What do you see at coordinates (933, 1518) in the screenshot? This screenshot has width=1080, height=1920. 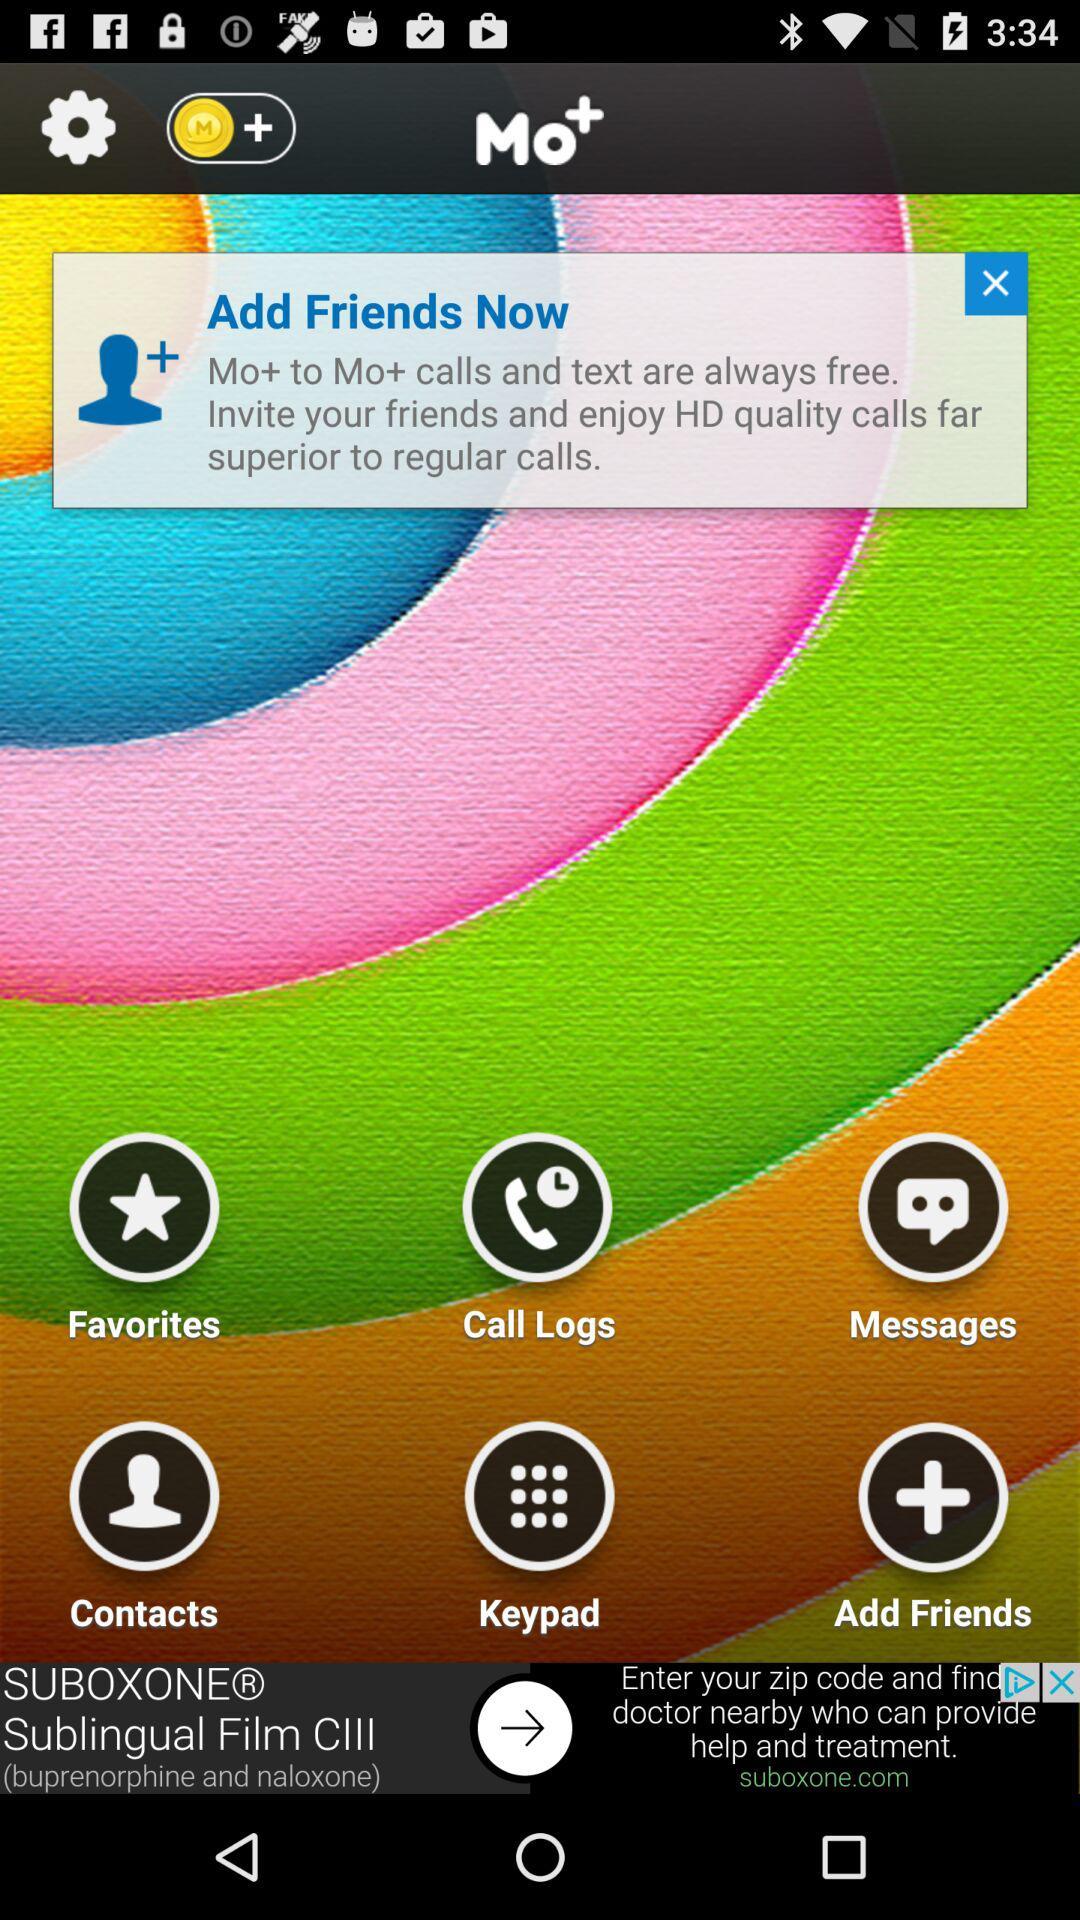 I see `friends` at bounding box center [933, 1518].